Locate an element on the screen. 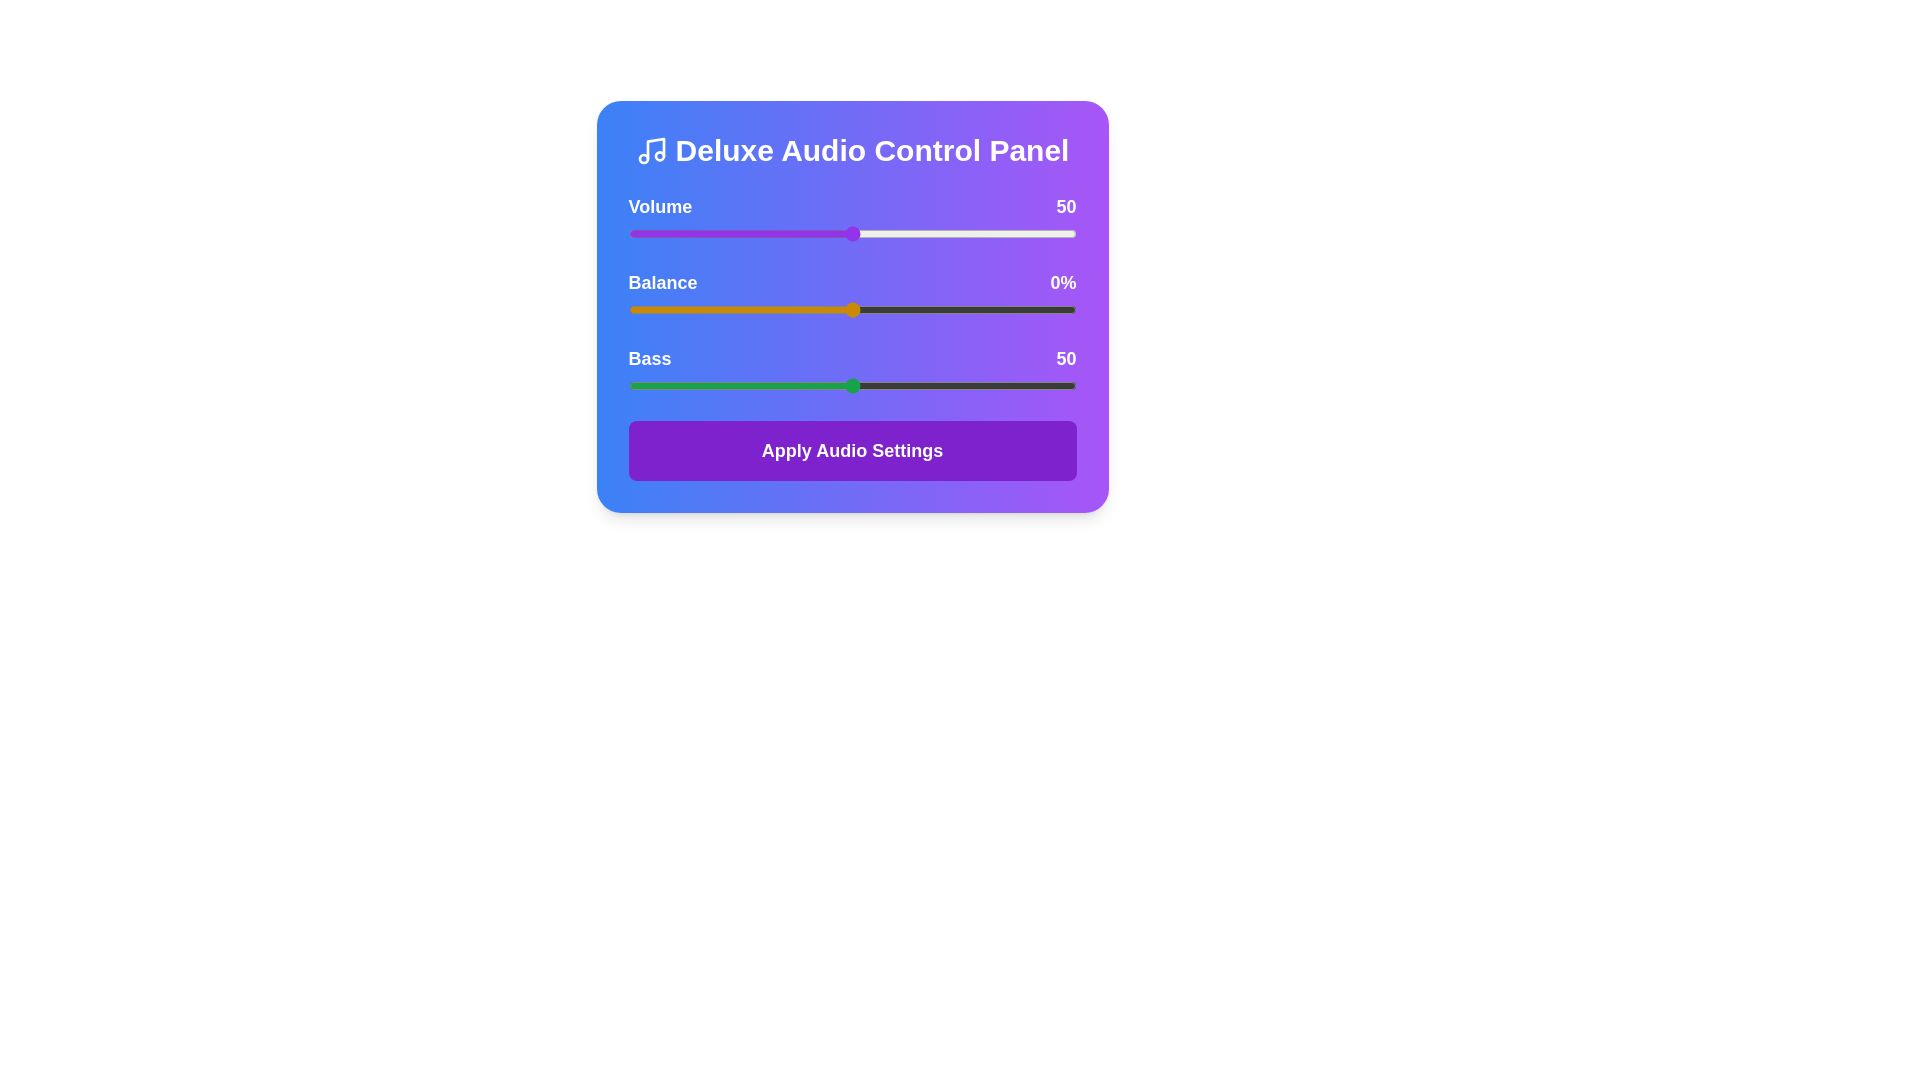 Image resolution: width=1920 pixels, height=1080 pixels. the static text display showing the current balance value of '0%' located in the center of the 'Balance' section above the color bar slider is located at coordinates (852, 282).